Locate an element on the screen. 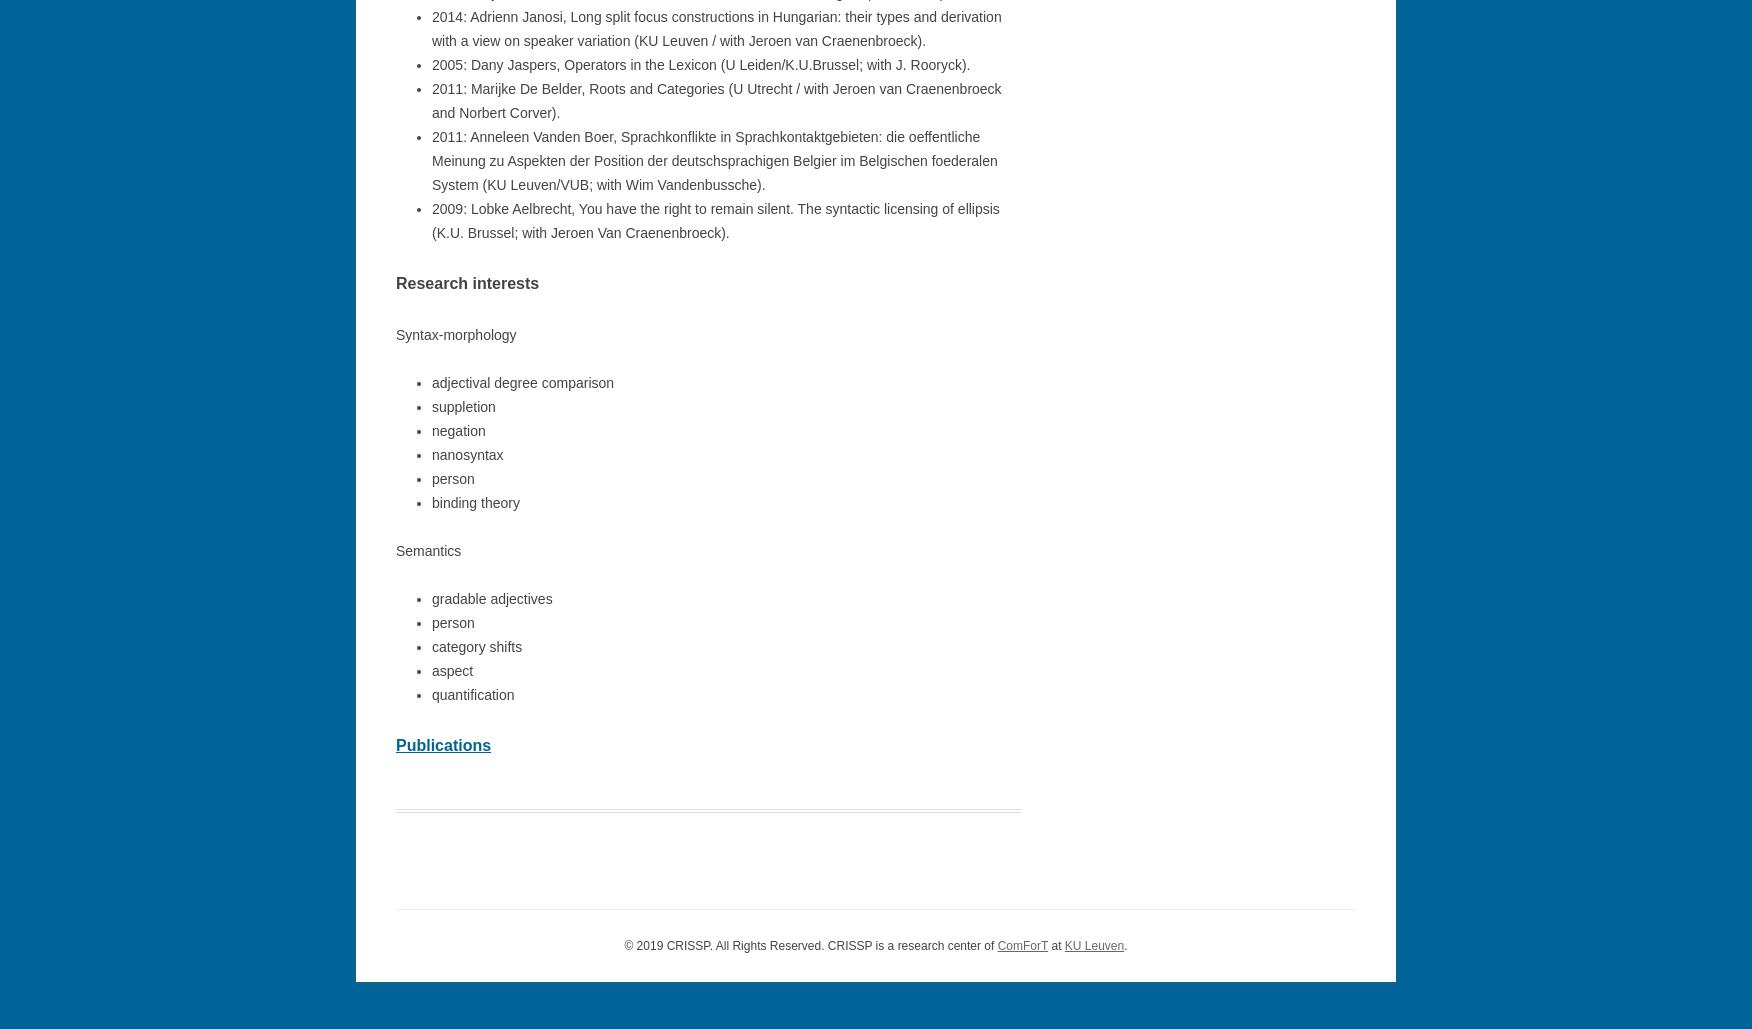 The width and height of the screenshot is (1752, 1029). 'Semantics' is located at coordinates (427, 549).